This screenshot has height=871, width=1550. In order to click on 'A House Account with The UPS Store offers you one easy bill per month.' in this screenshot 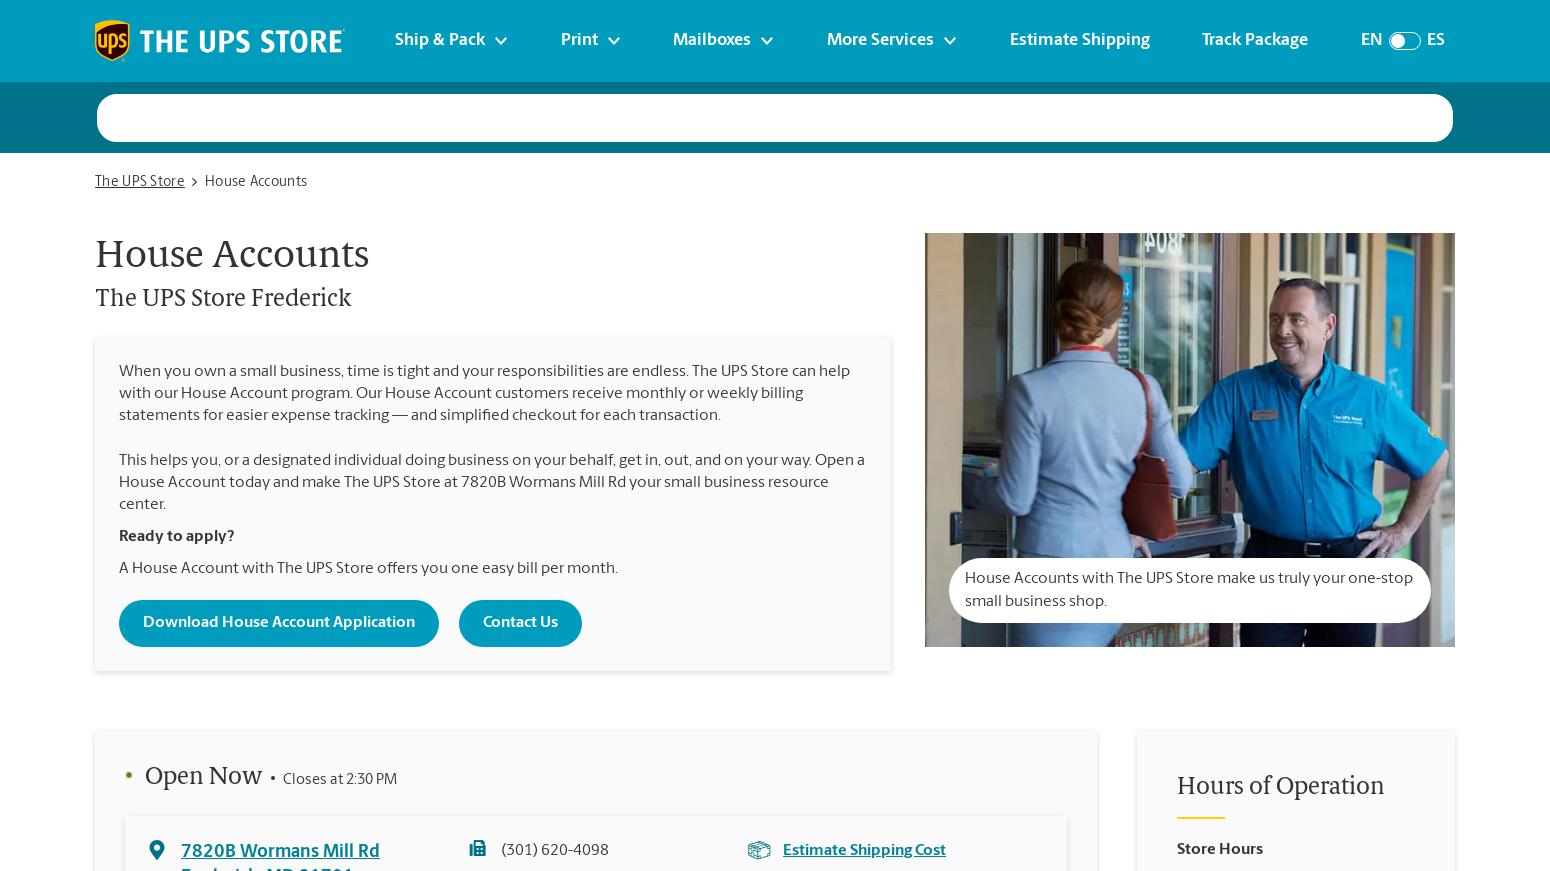, I will do `click(367, 567)`.